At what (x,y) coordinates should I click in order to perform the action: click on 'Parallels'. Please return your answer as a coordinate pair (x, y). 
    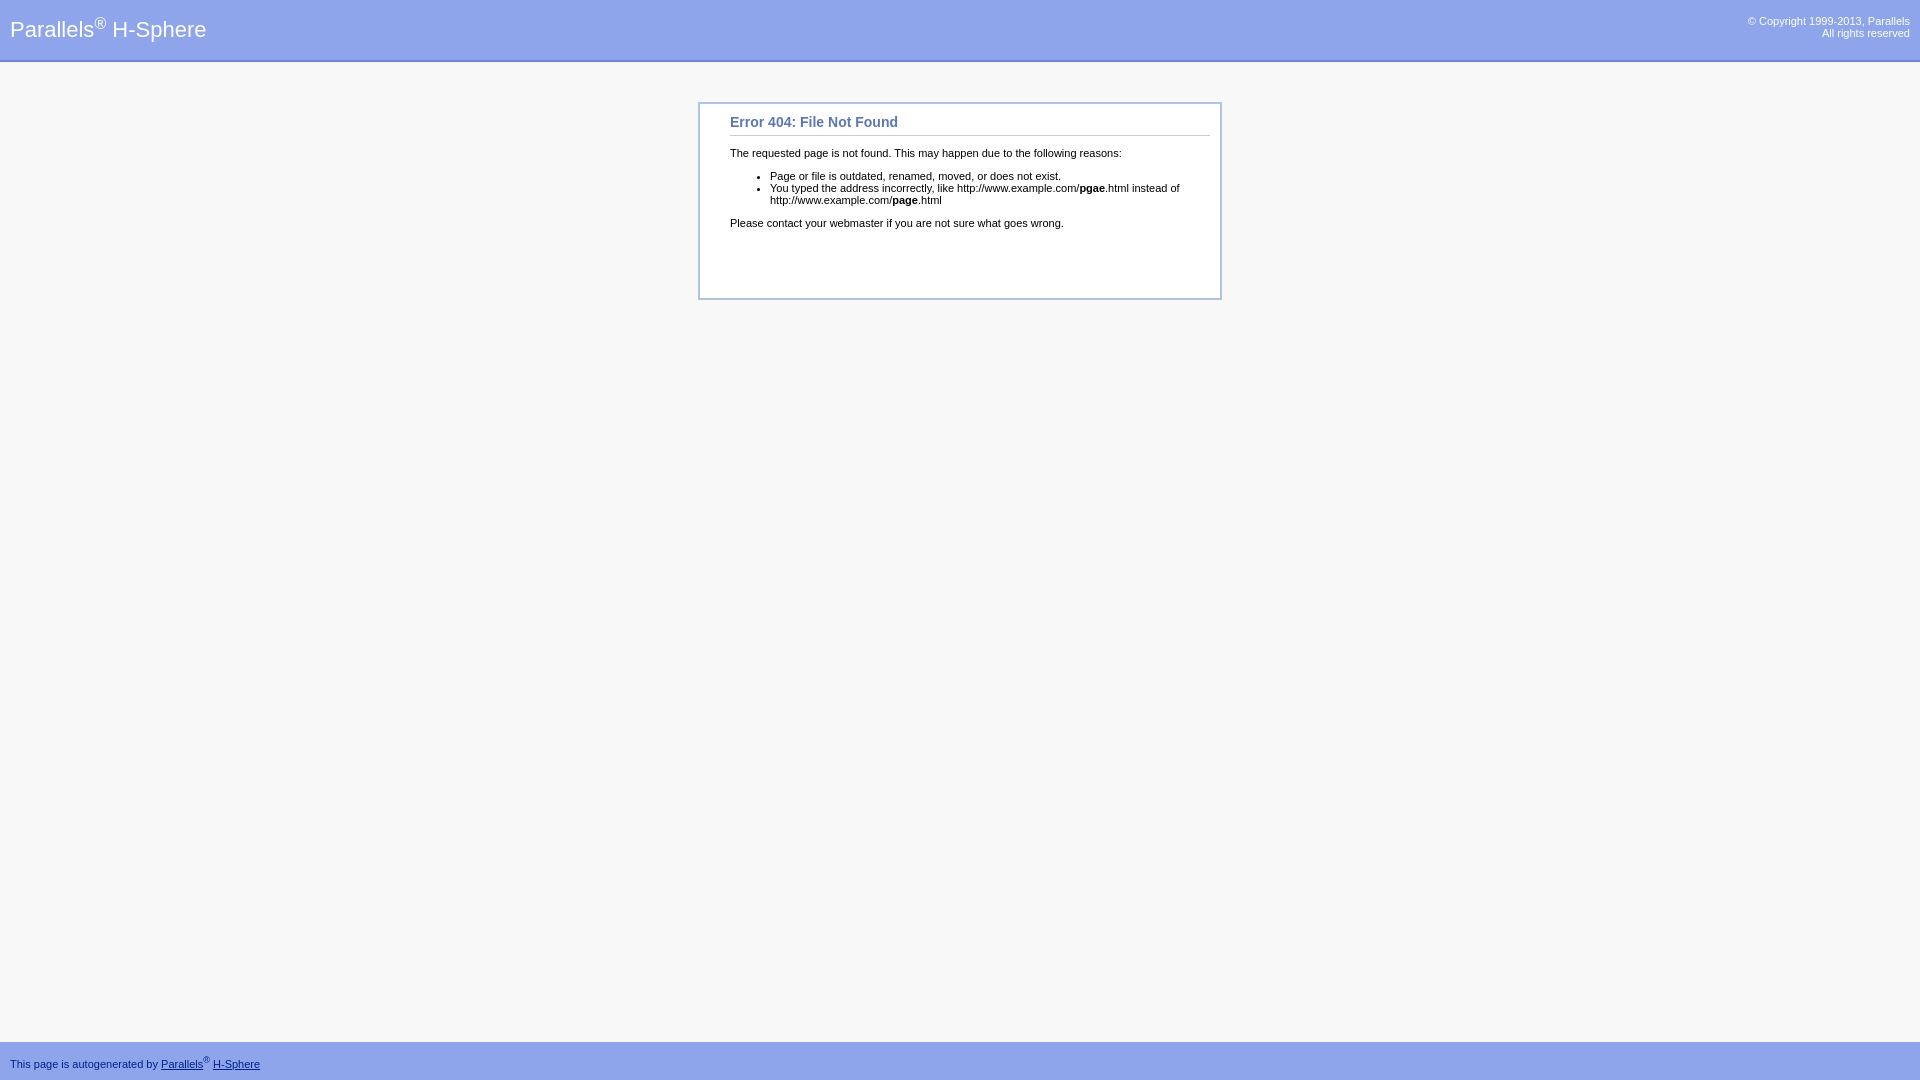
    Looking at the image, I should click on (182, 1063).